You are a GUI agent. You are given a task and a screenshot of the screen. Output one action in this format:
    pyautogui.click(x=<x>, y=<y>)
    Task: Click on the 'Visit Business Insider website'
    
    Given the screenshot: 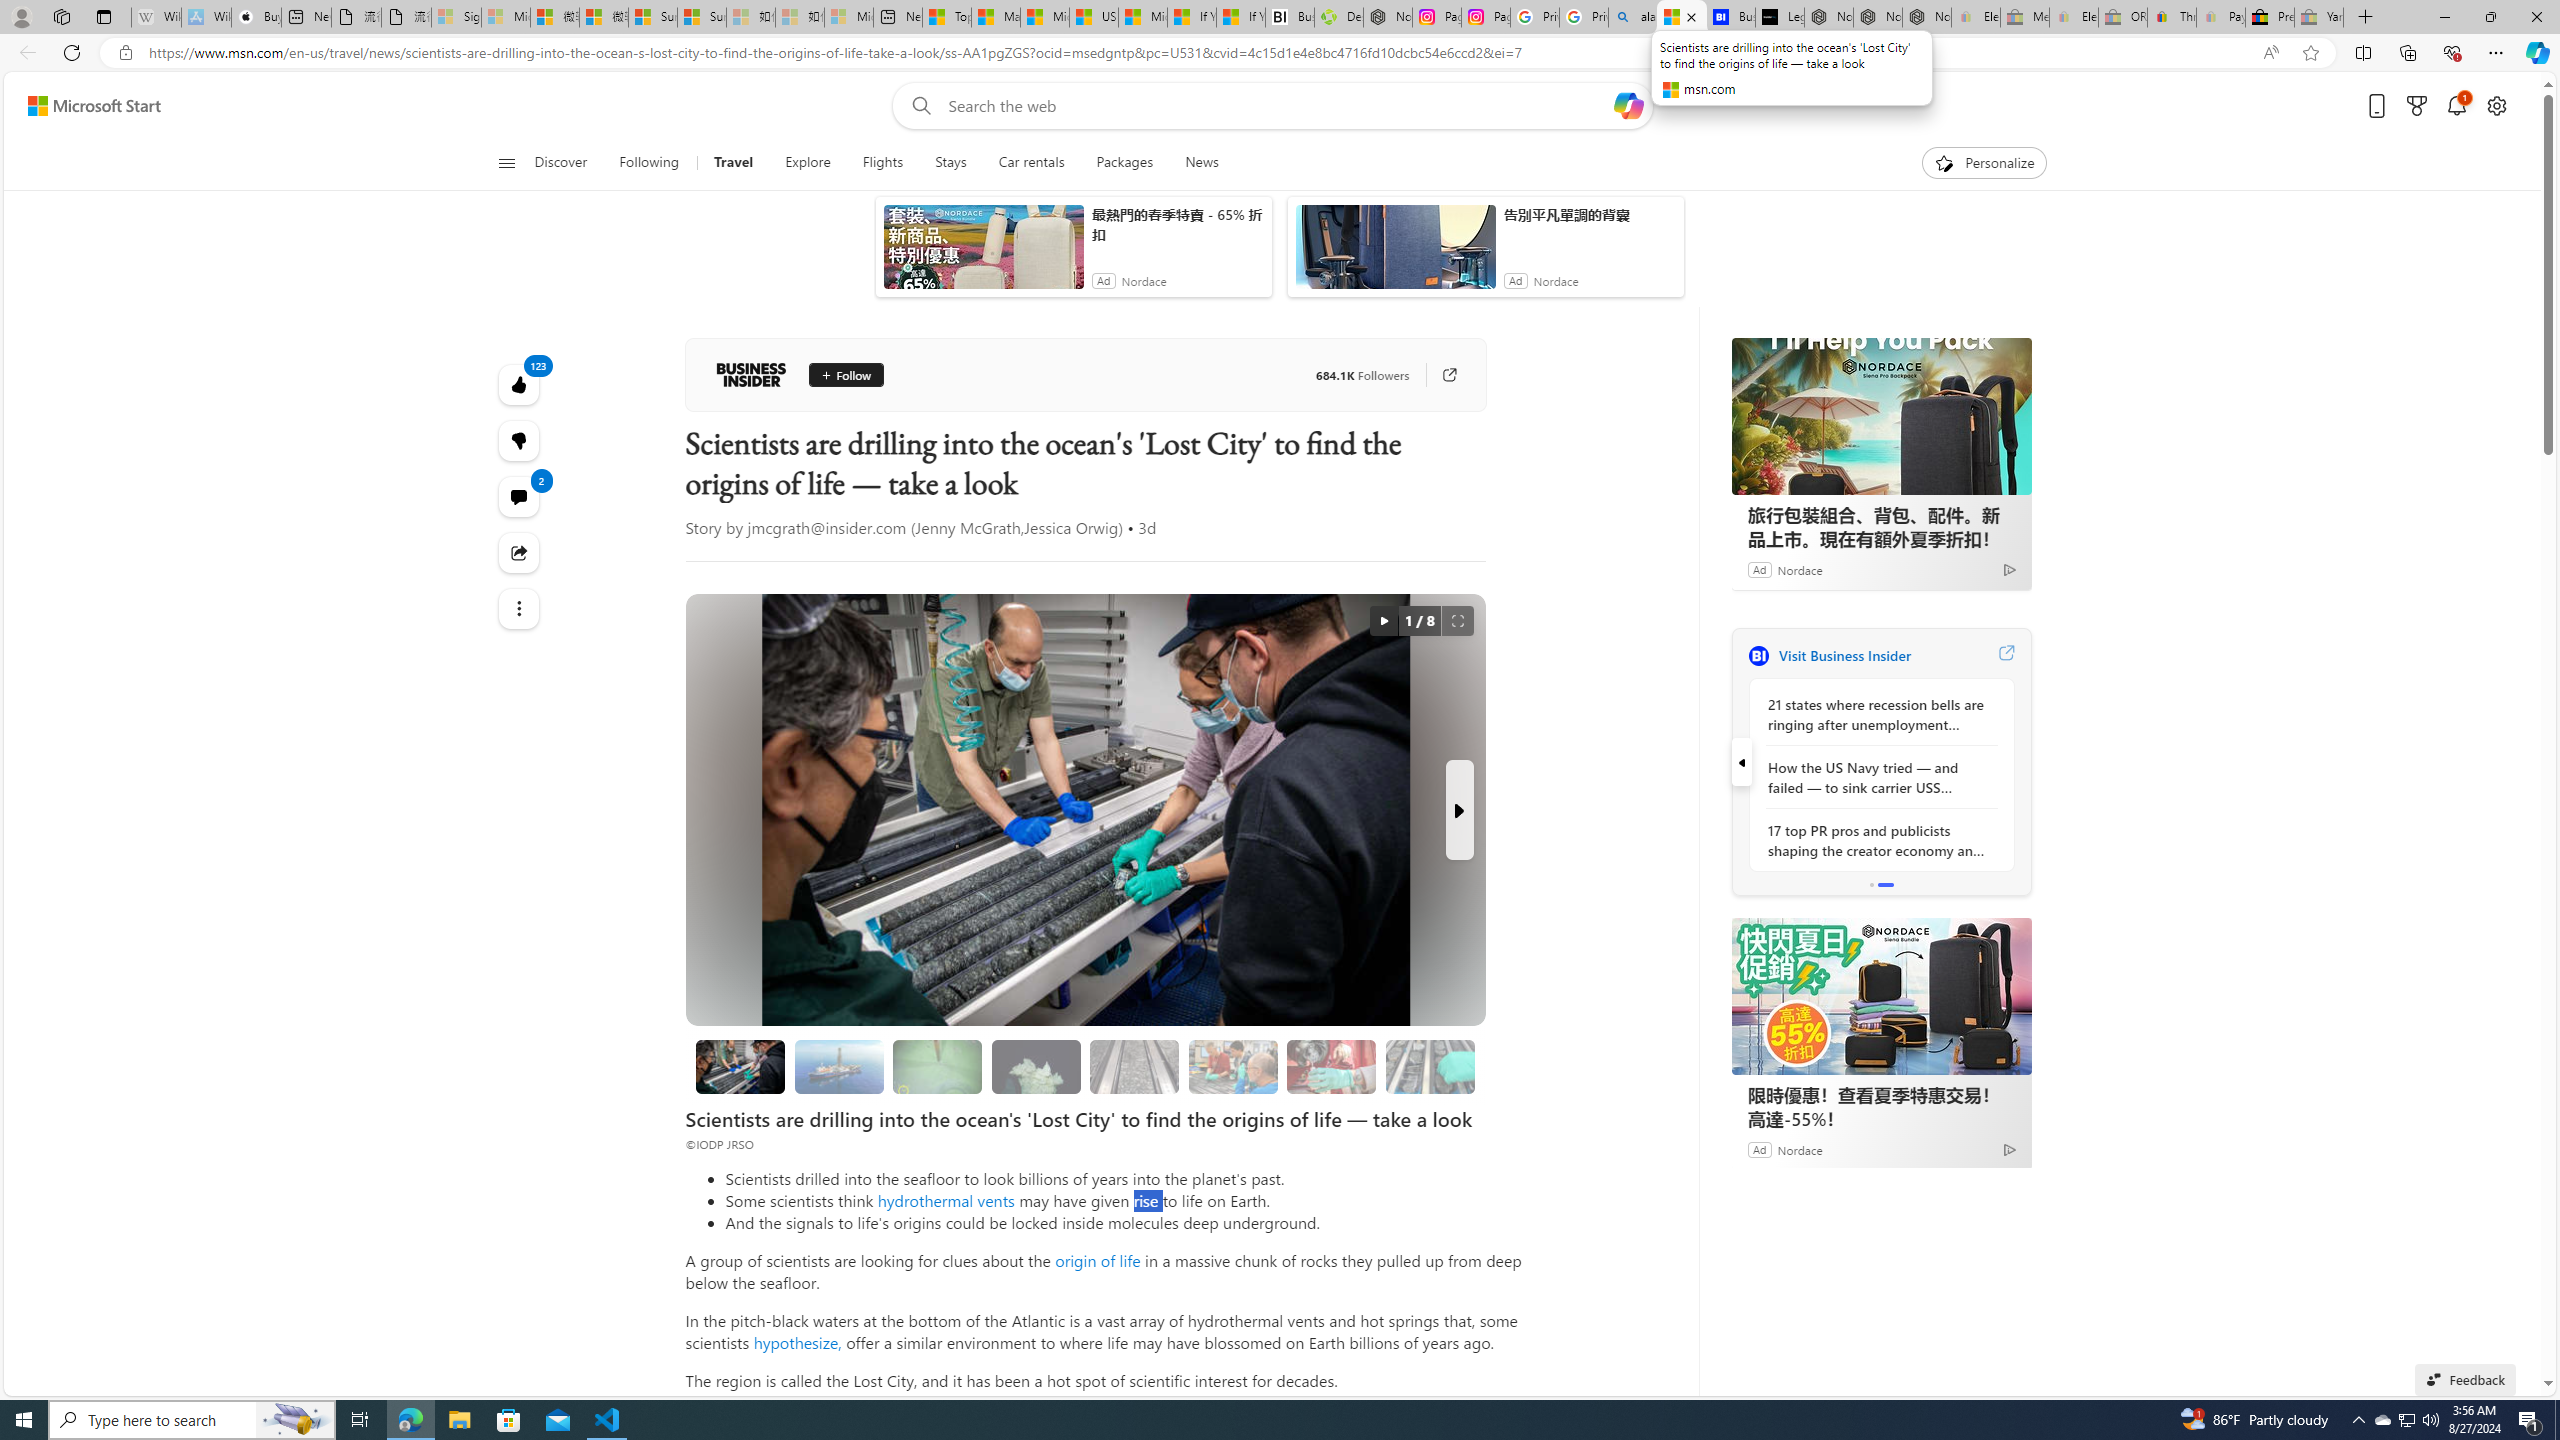 What is the action you would take?
    pyautogui.click(x=2005, y=654)
    